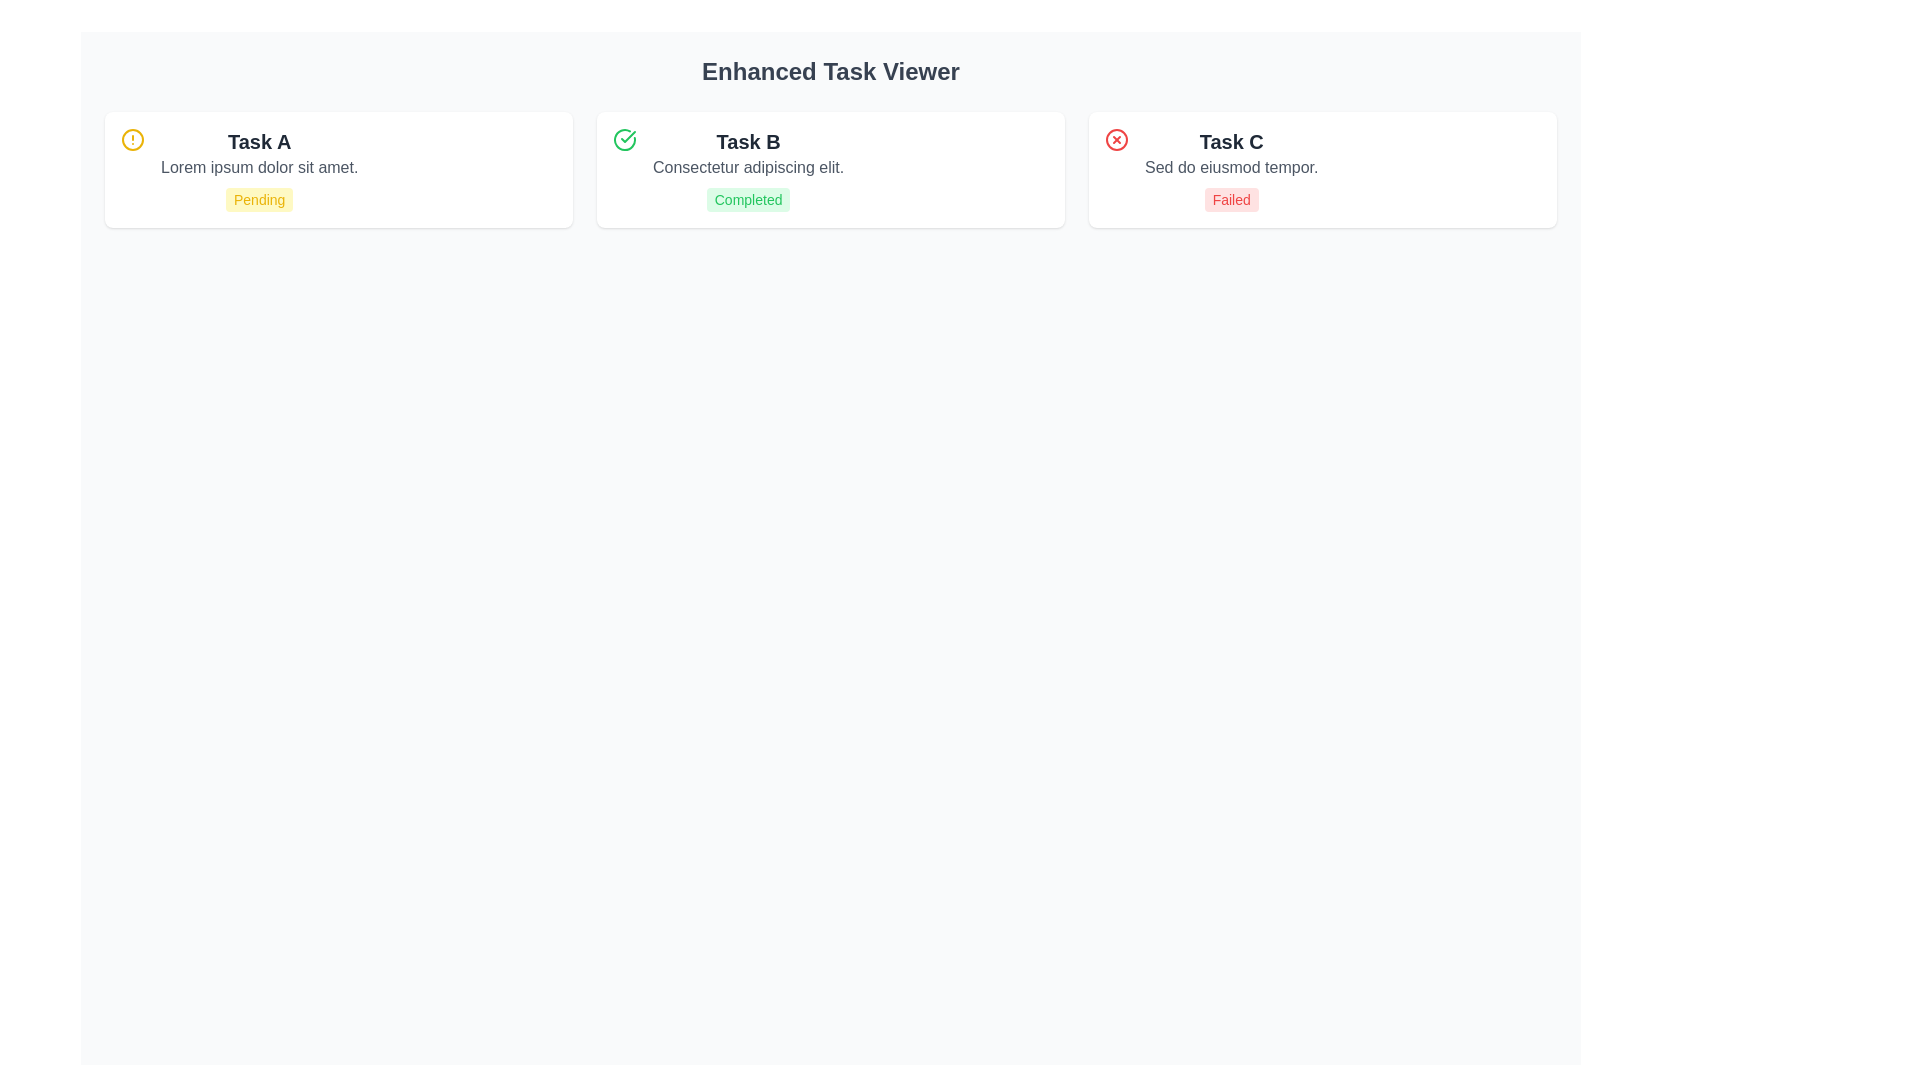  Describe the element at coordinates (1230, 167) in the screenshot. I see `descriptive text element located below the header 'Task C' and above the 'Failed' label, which provides additional details about the task 'Task C'` at that location.